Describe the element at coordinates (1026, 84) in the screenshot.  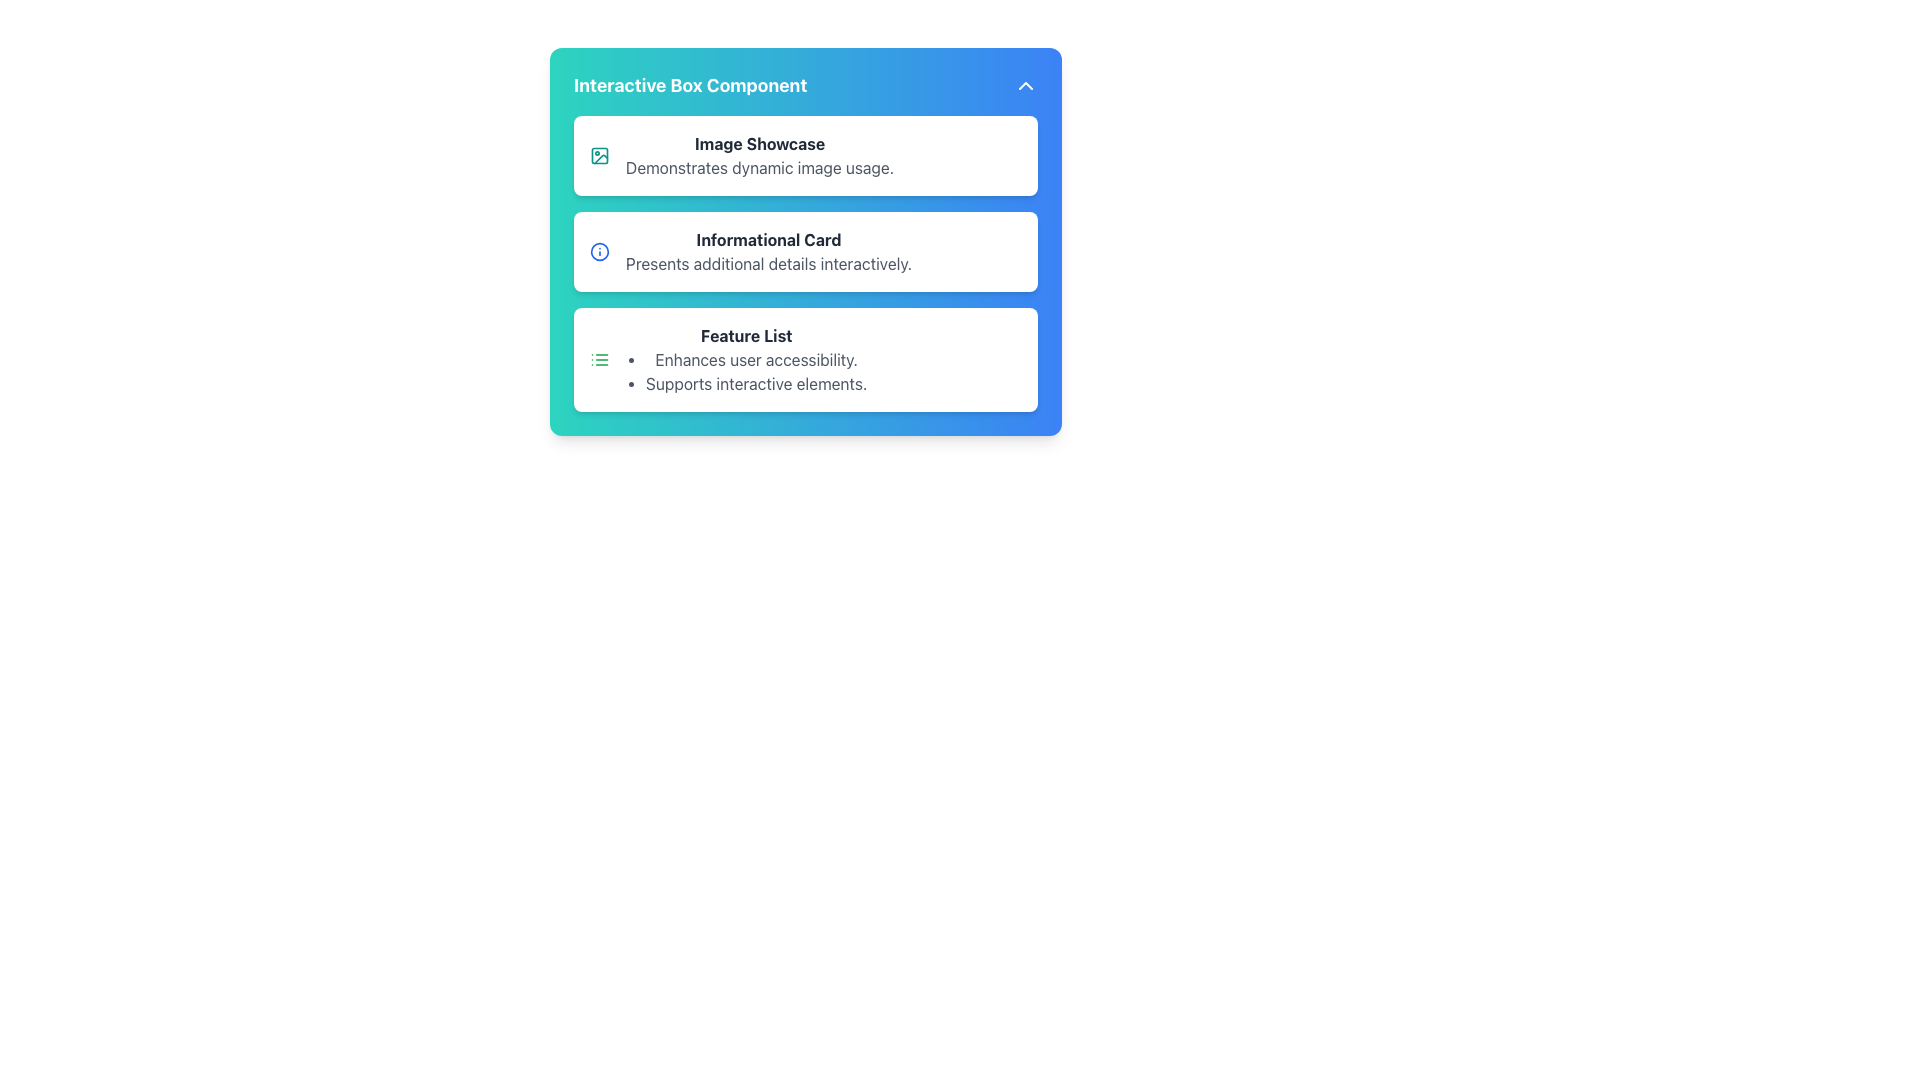
I see `the chevron-up icon button` at that location.